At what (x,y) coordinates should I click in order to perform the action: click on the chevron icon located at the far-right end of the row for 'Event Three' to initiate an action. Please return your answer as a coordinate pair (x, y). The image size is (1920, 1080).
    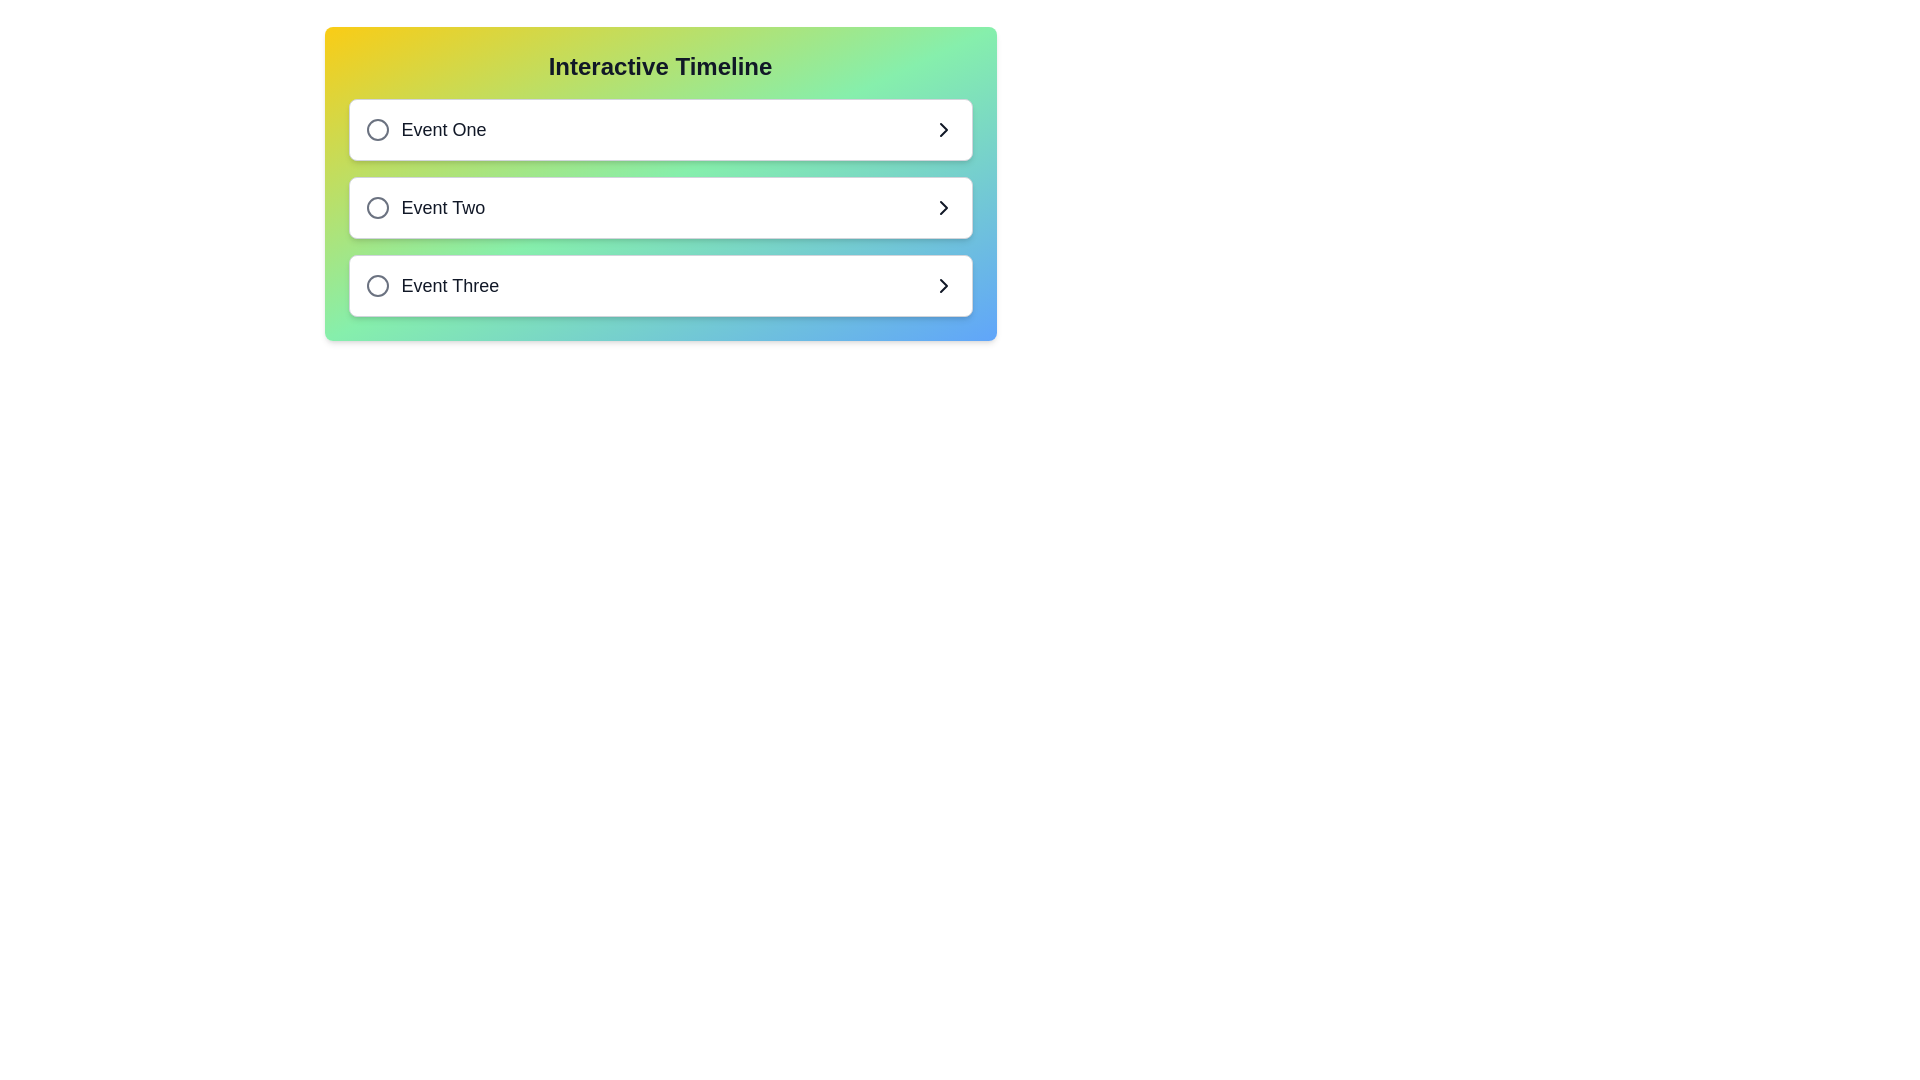
    Looking at the image, I should click on (942, 285).